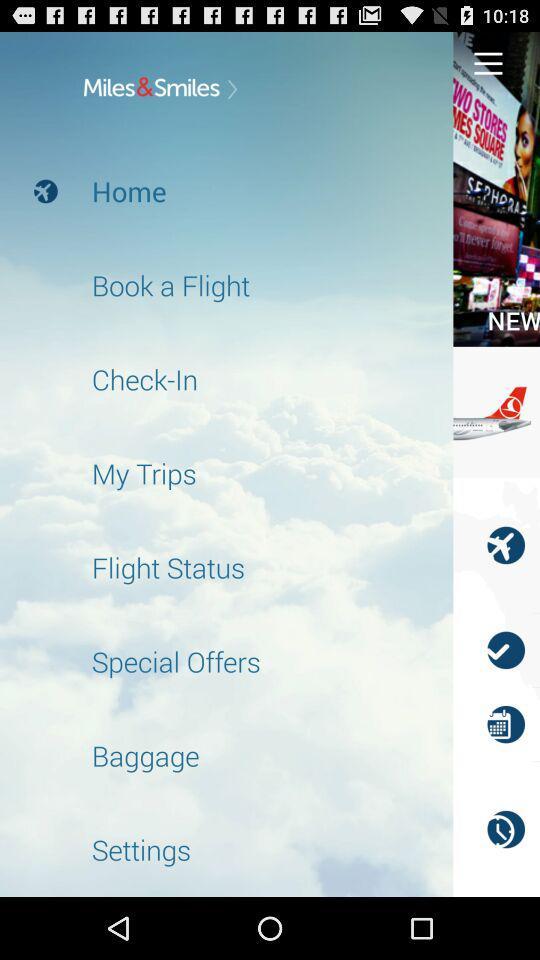 Image resolution: width=540 pixels, height=960 pixels. I want to click on options, so click(487, 62).